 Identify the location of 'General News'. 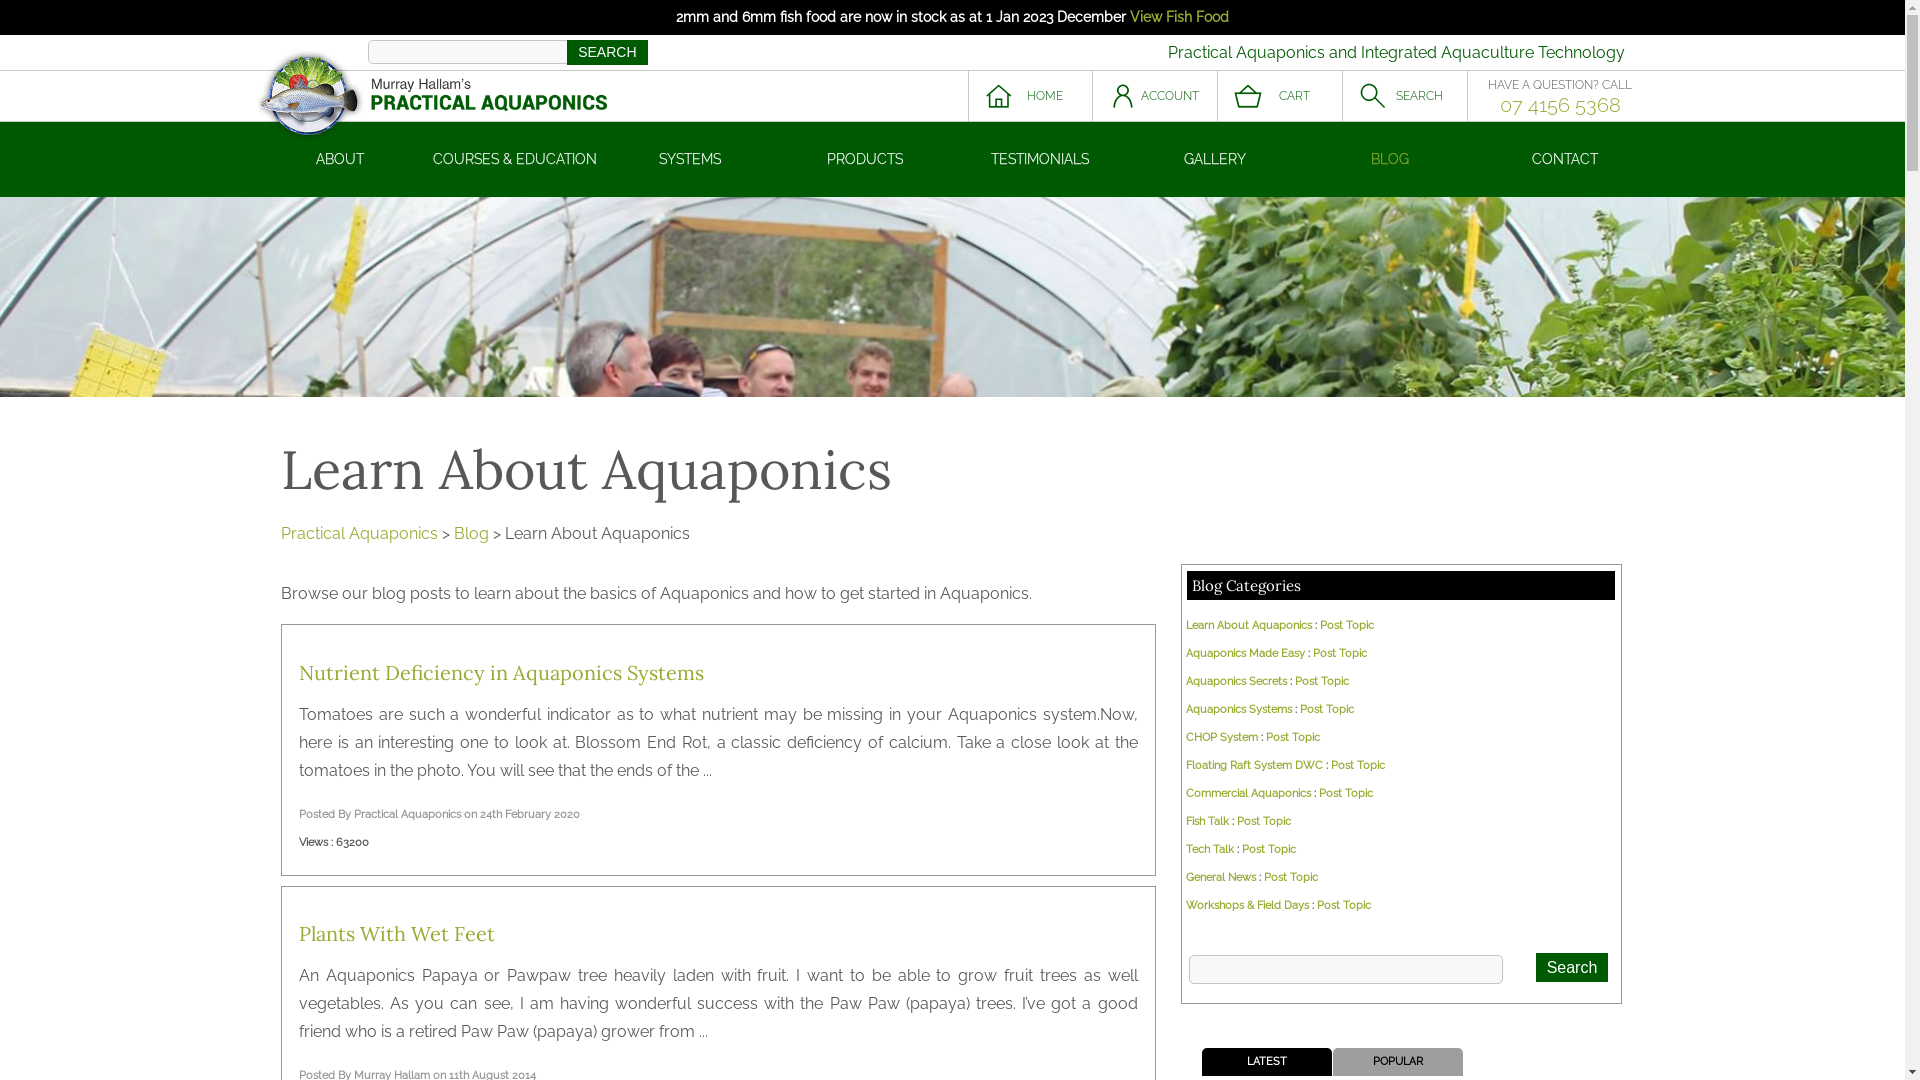
(1219, 876).